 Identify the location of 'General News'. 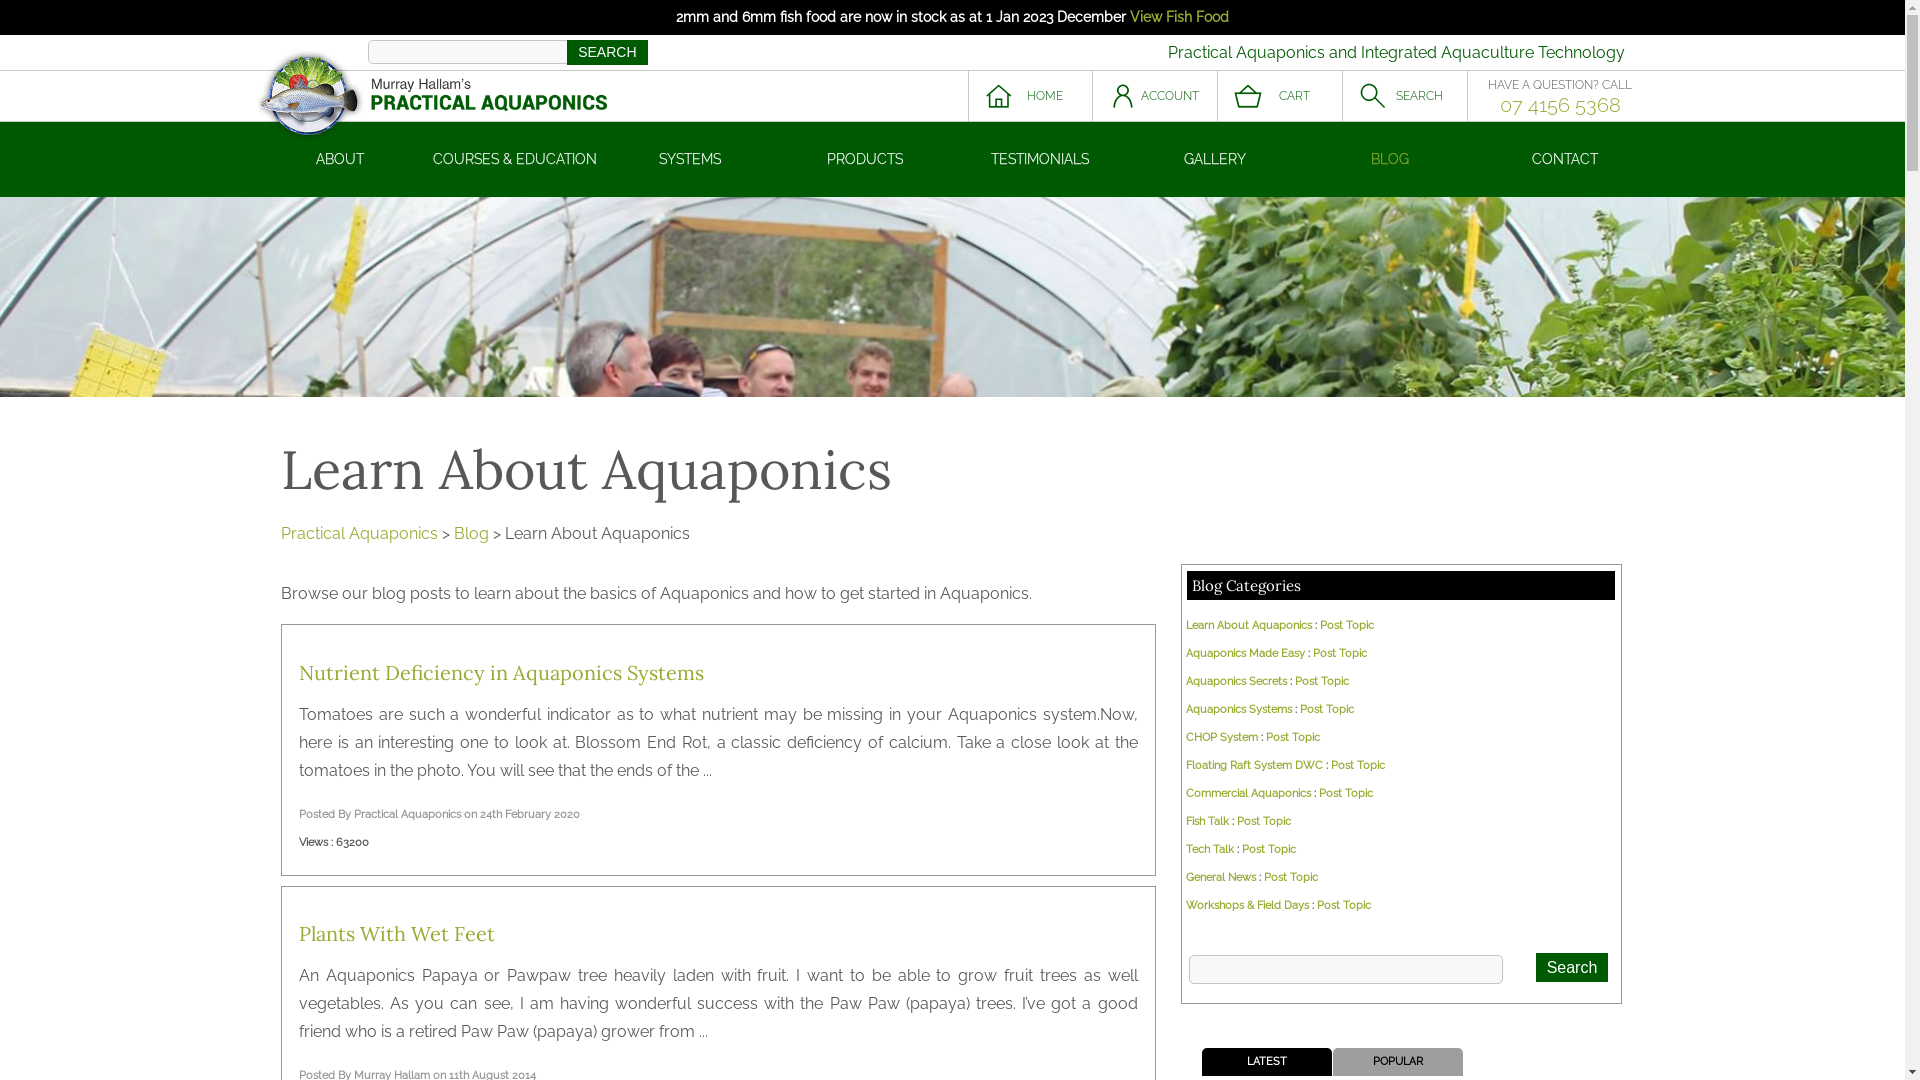
(1219, 876).